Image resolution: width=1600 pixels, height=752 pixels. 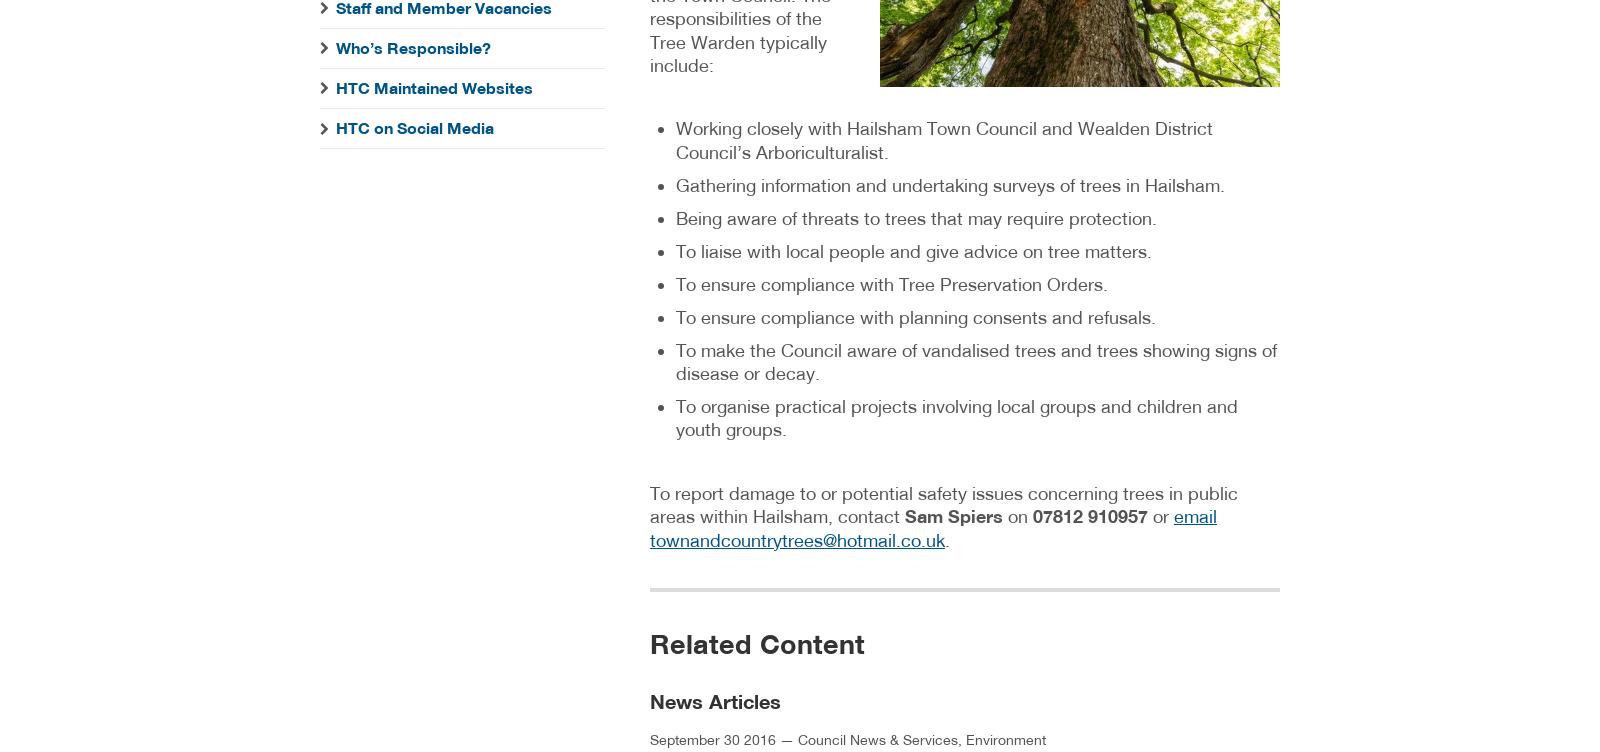 What do you see at coordinates (675, 139) in the screenshot?
I see `'Working closely with Hailsham Town Council and Wealden District Council’s Arboriculturalist.'` at bounding box center [675, 139].